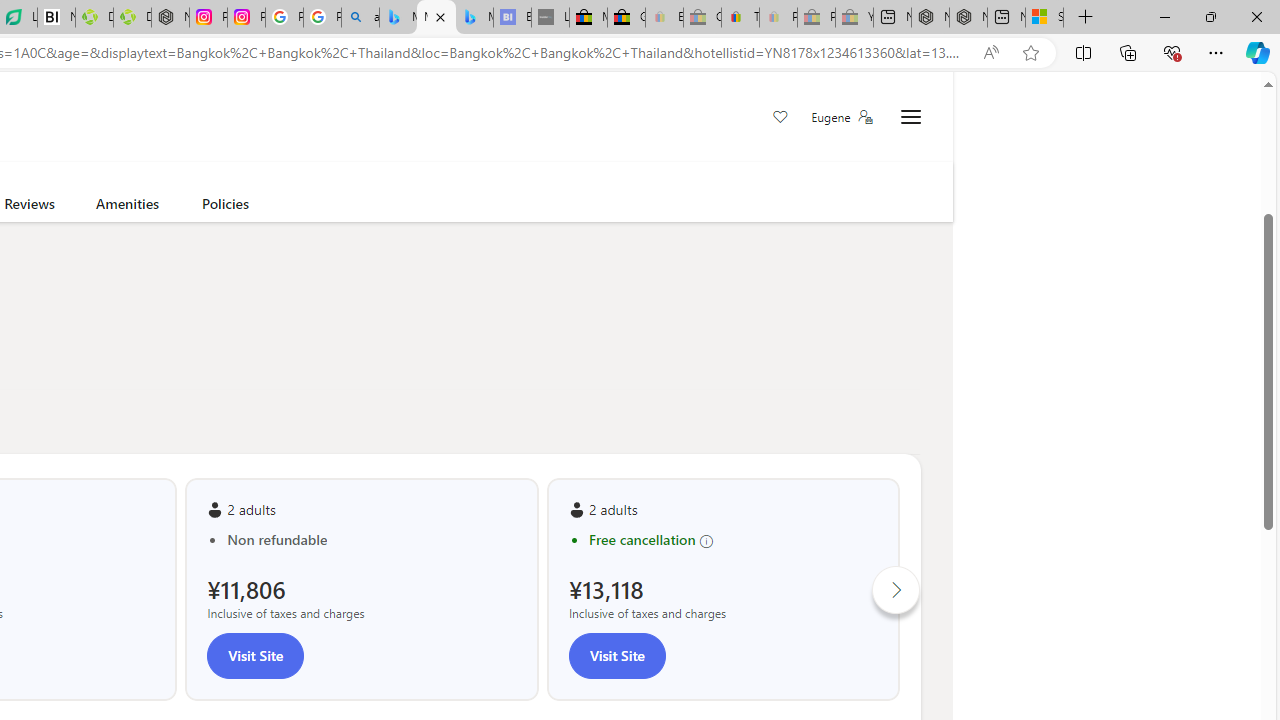  I want to click on 'Microsoft Bing Travel - Flights from Hong Kong to Bangkok', so click(398, 17).